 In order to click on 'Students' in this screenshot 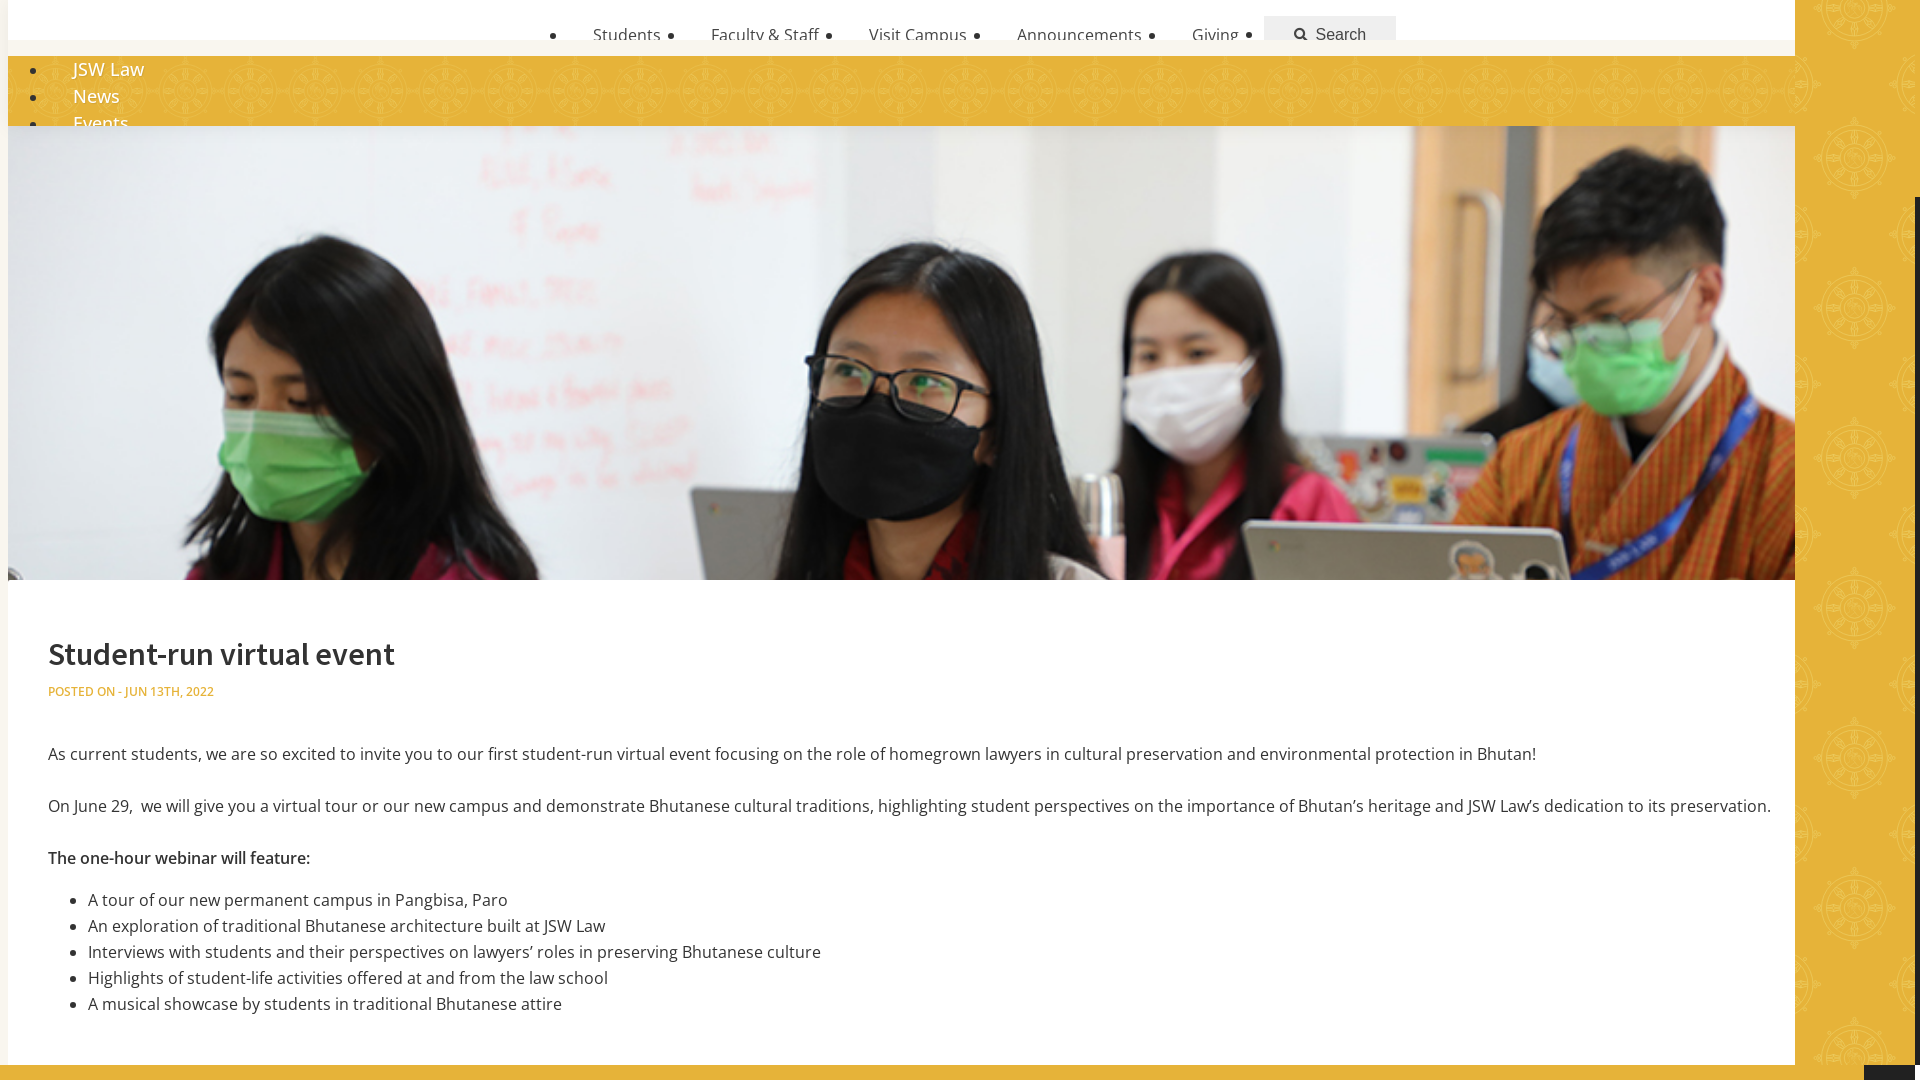, I will do `click(626, 34)`.